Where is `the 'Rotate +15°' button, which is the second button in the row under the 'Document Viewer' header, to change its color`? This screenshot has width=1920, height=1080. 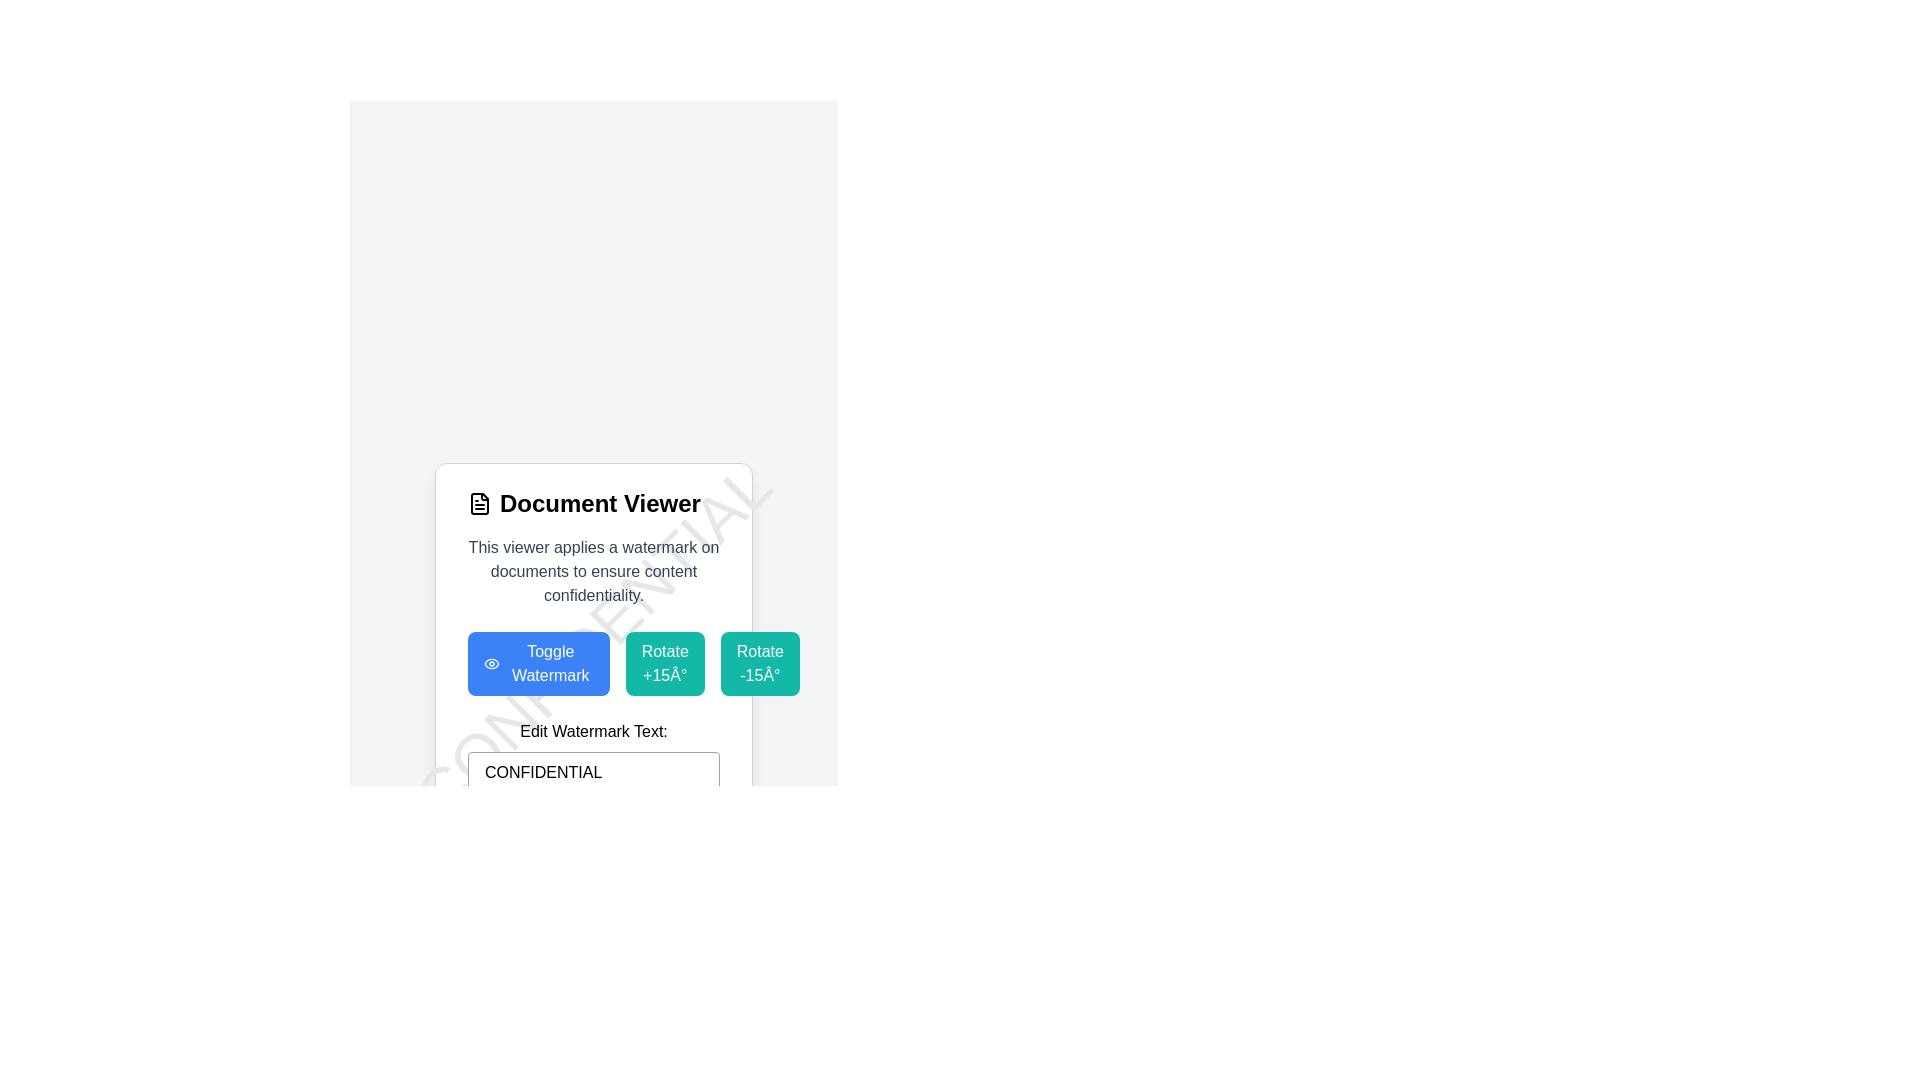 the 'Rotate +15°' button, which is the second button in the row under the 'Document Viewer' header, to change its color is located at coordinates (665, 663).